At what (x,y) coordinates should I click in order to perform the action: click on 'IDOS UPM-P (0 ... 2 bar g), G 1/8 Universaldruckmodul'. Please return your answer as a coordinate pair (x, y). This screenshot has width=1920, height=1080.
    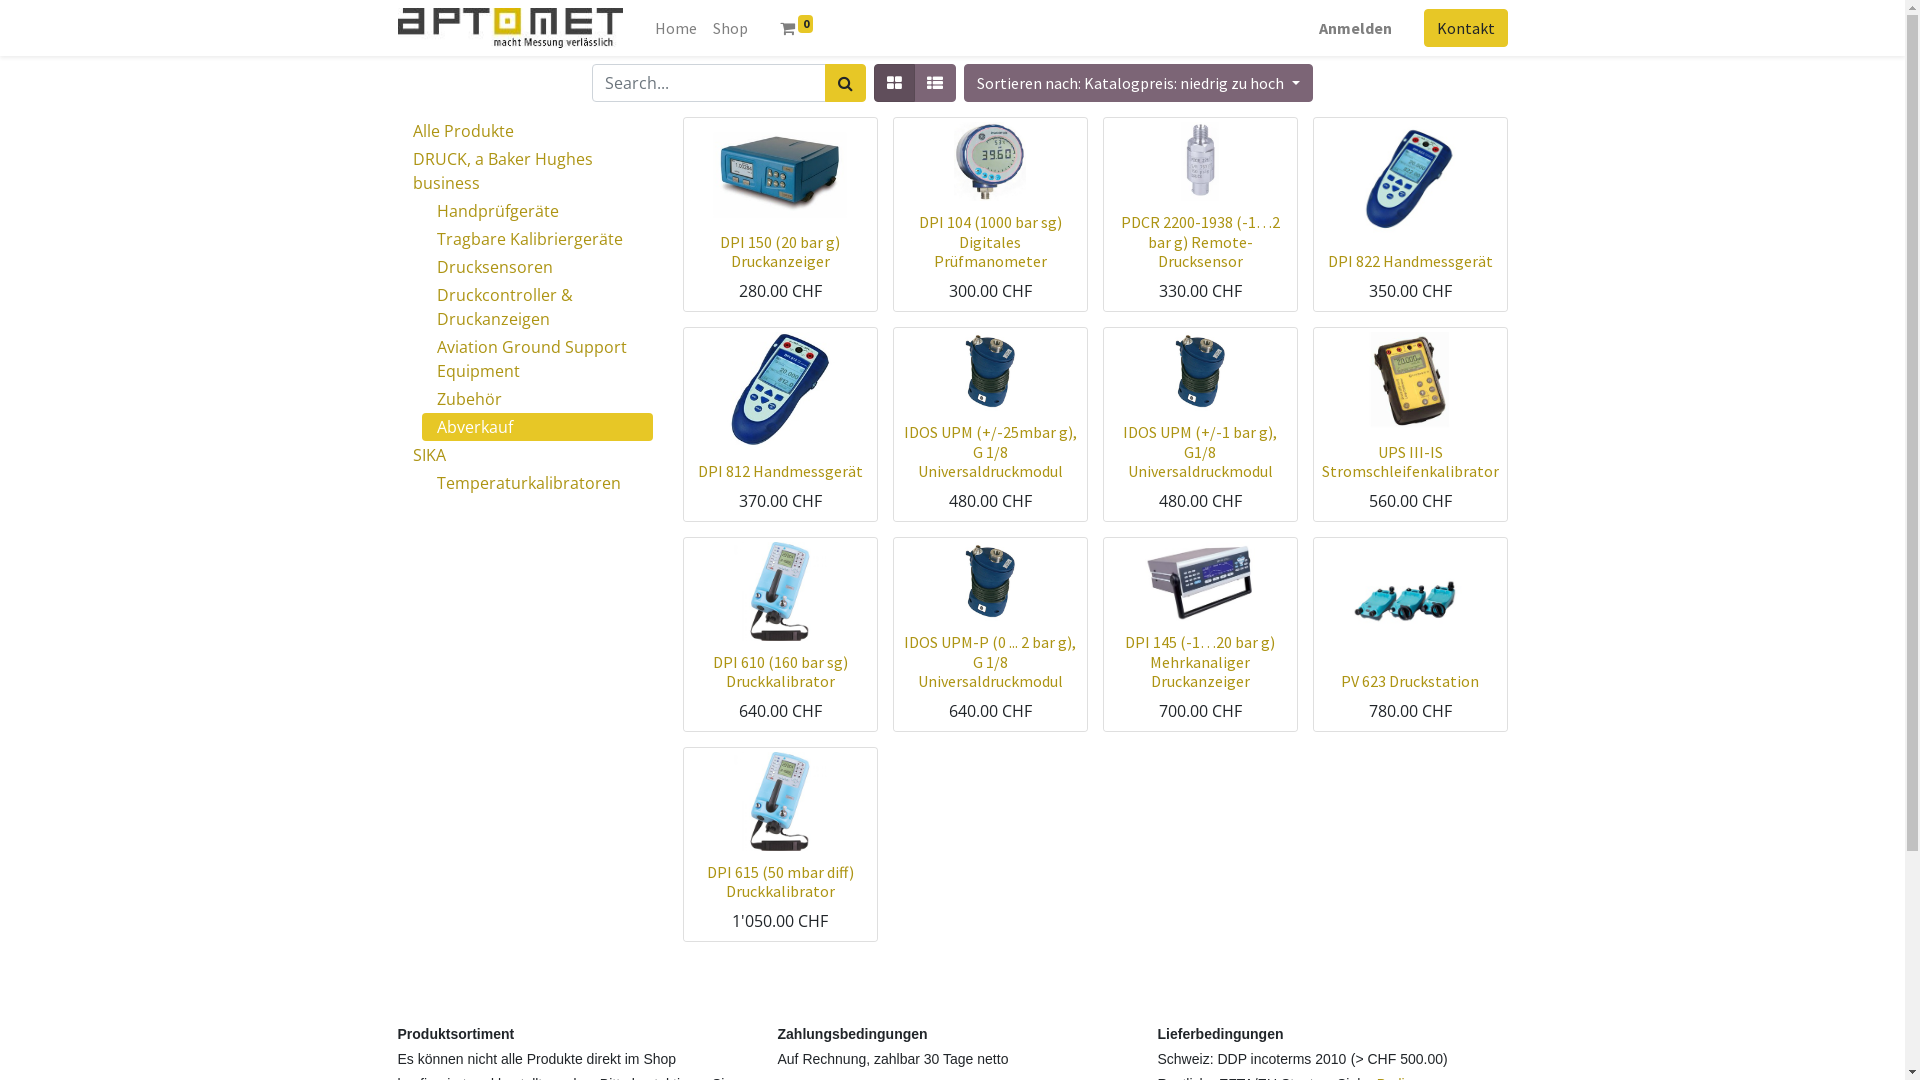
    Looking at the image, I should click on (902, 660).